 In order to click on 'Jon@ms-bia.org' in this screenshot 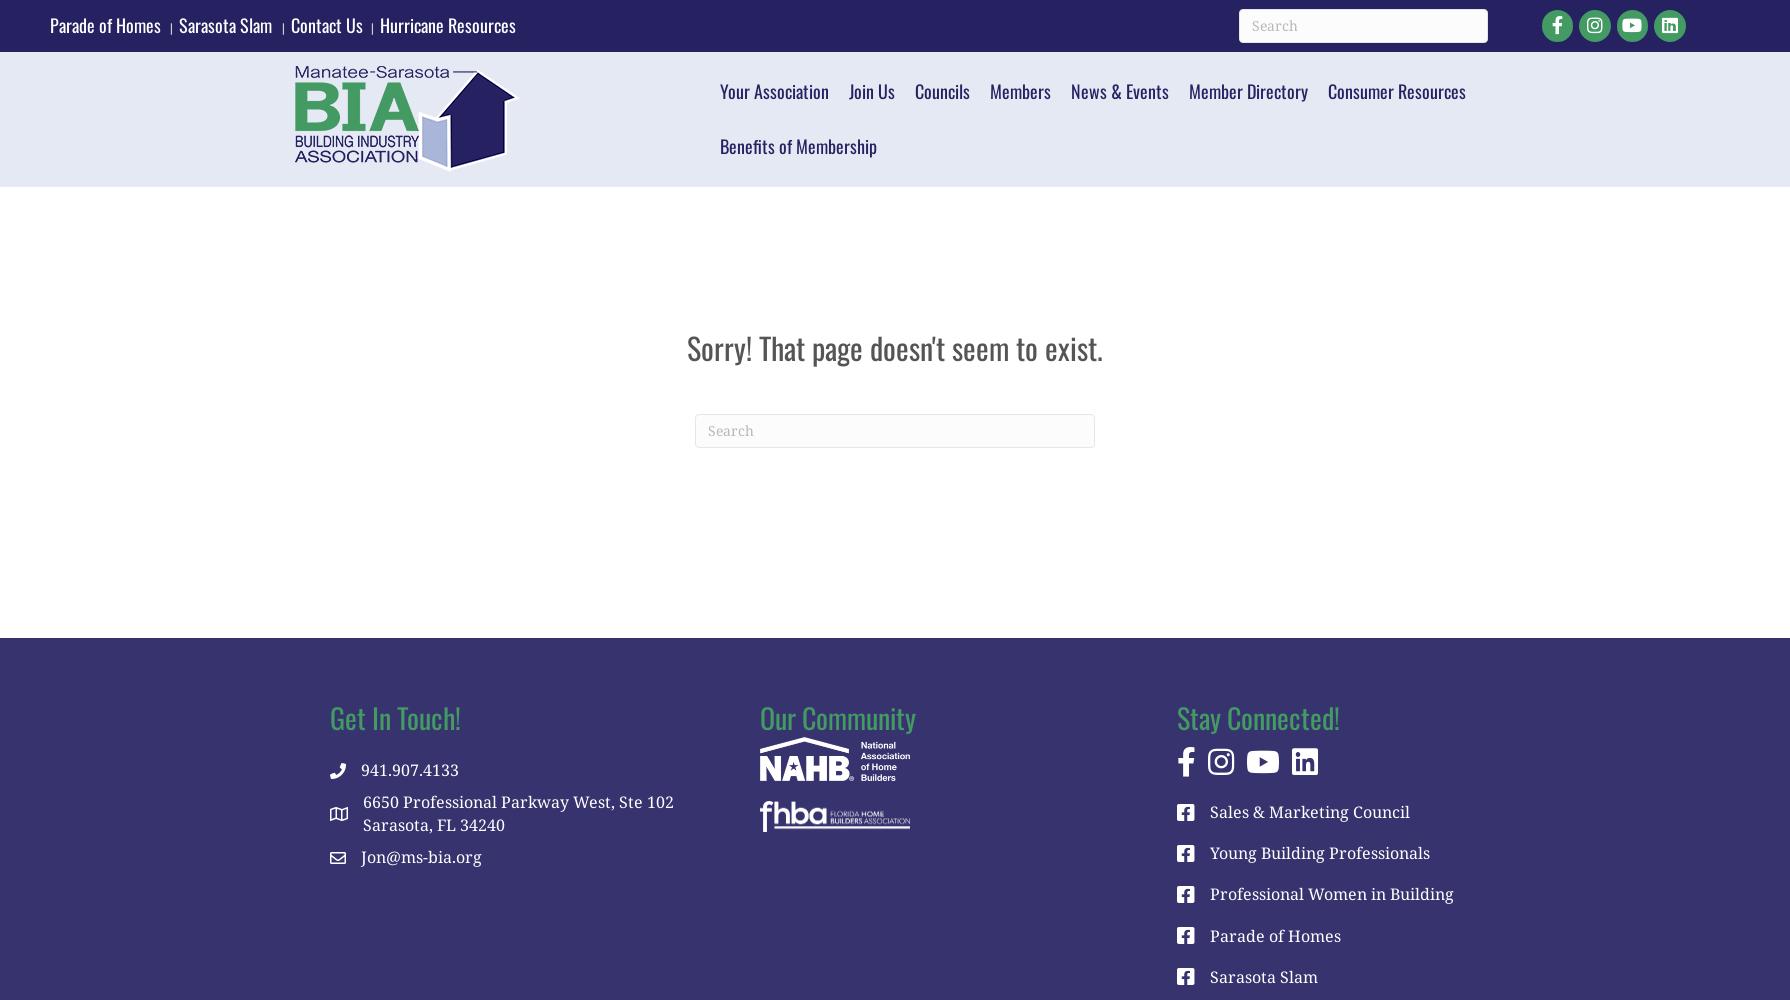, I will do `click(421, 856)`.